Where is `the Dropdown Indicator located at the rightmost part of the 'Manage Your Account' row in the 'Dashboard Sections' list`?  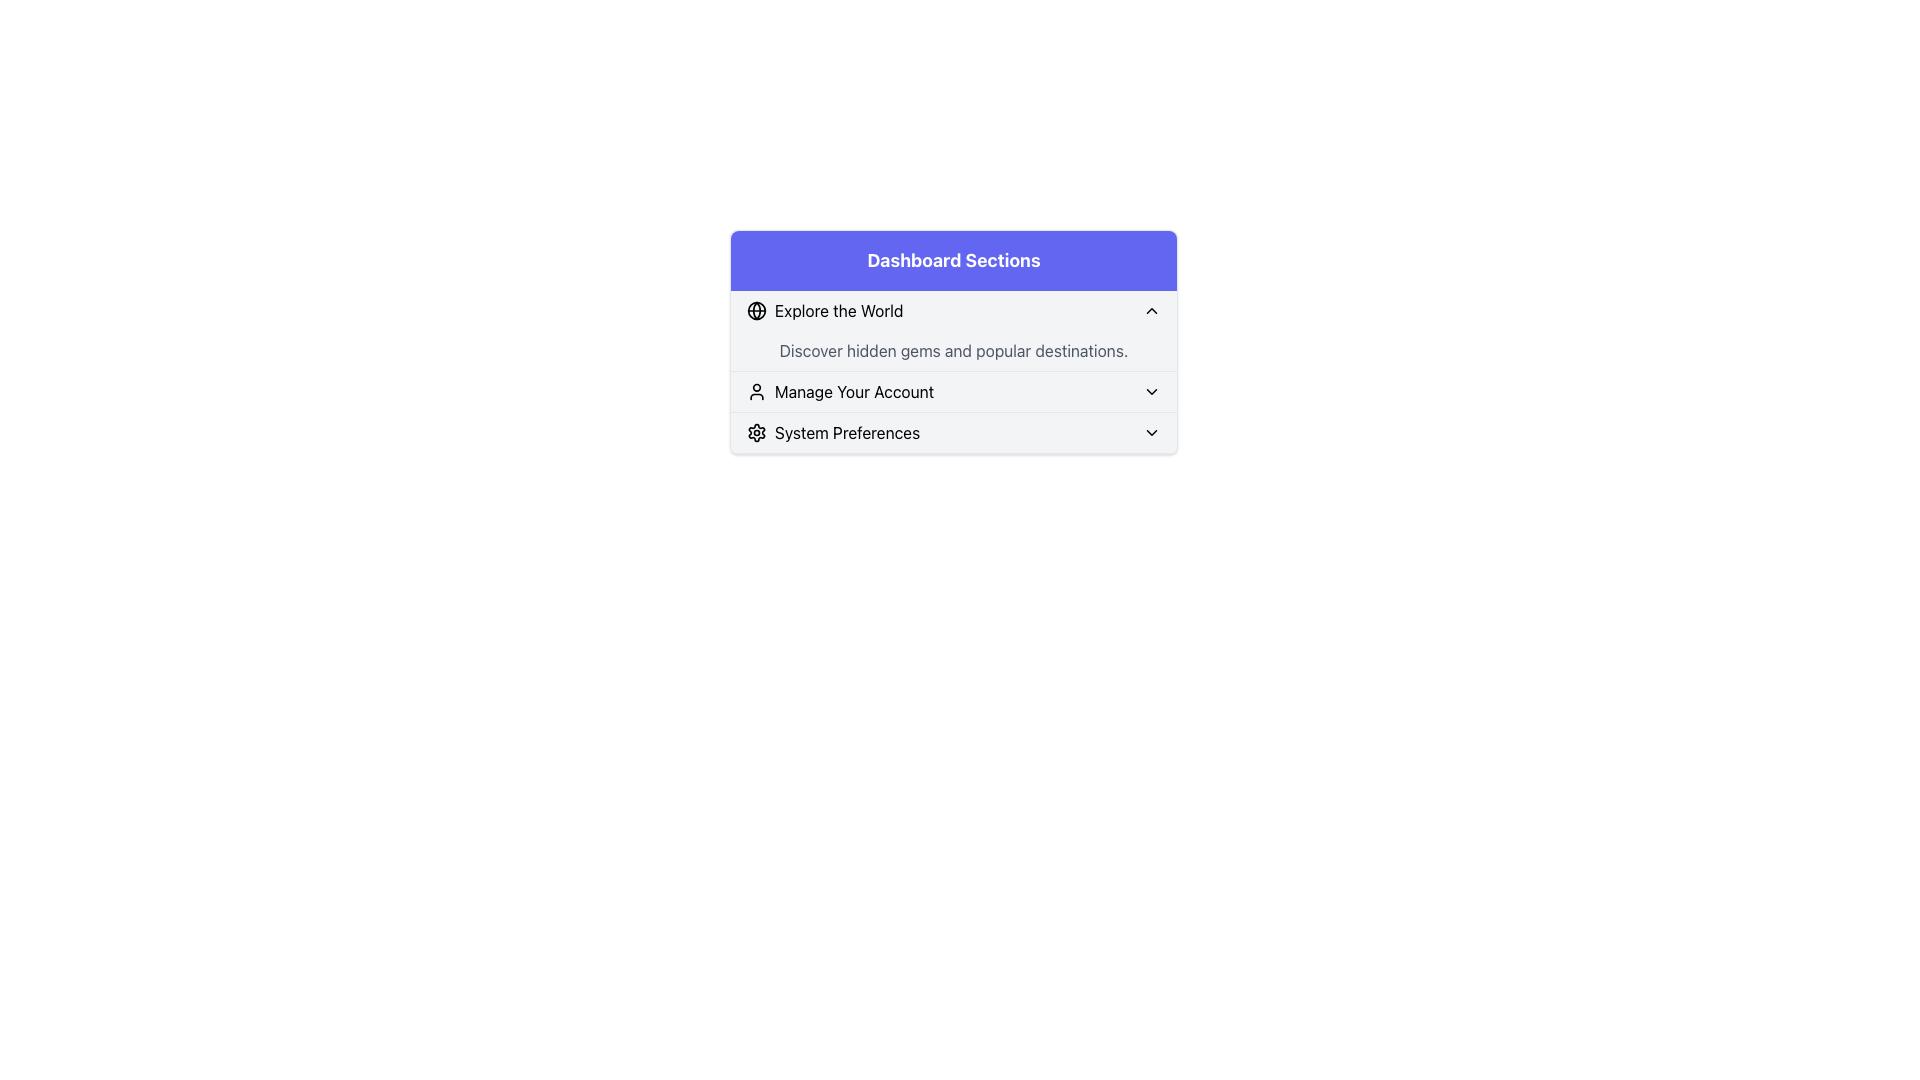
the Dropdown Indicator located at the rightmost part of the 'Manage Your Account' row in the 'Dashboard Sections' list is located at coordinates (1152, 392).